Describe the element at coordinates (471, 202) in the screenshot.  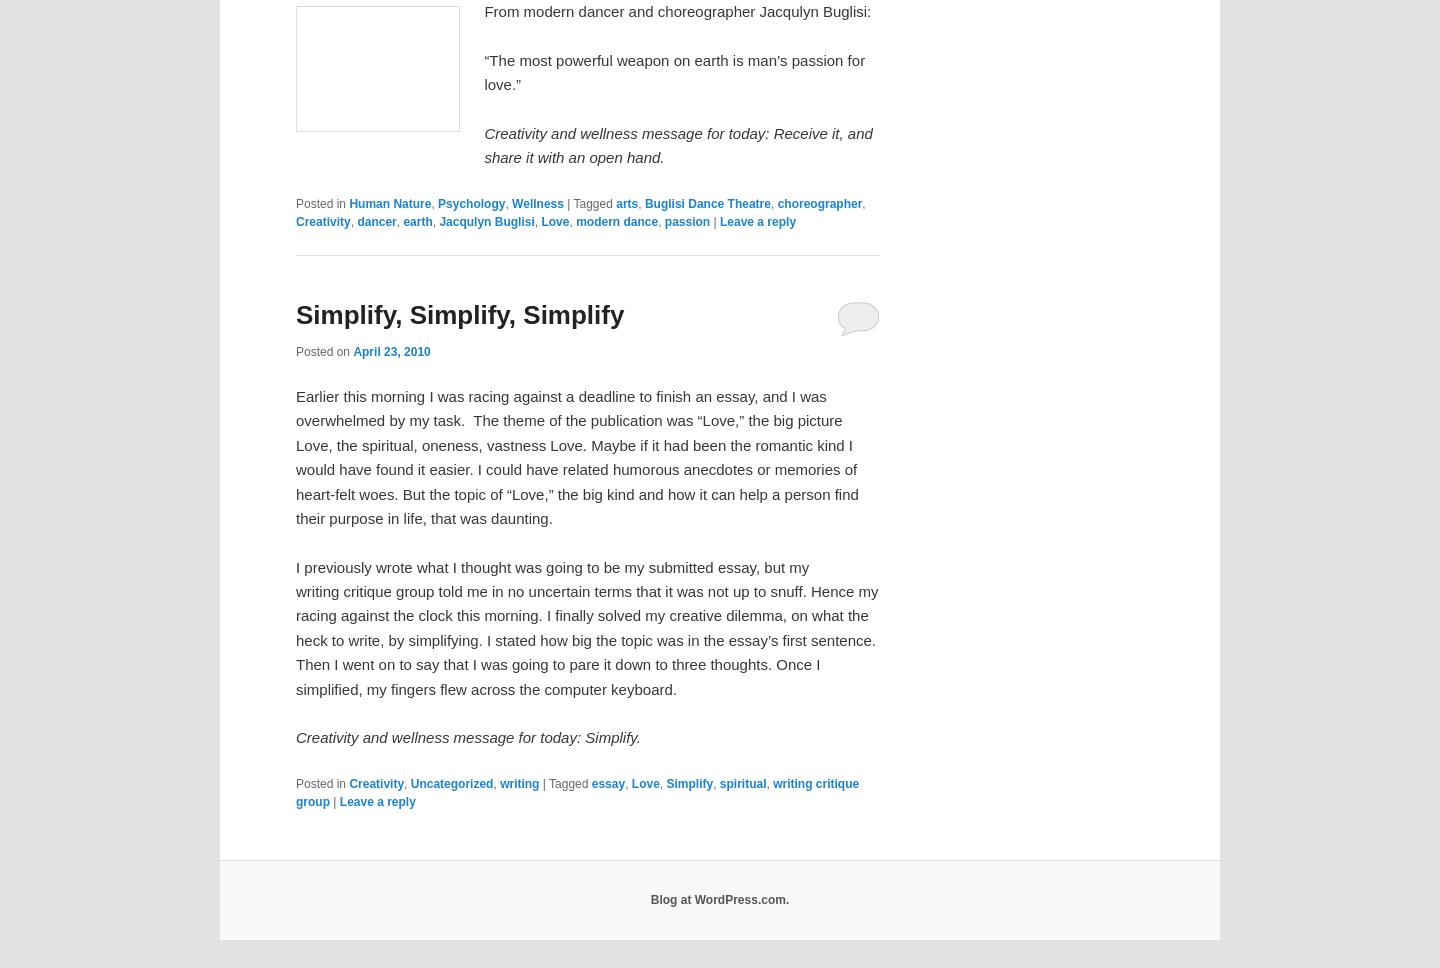
I see `'Psychology'` at that location.